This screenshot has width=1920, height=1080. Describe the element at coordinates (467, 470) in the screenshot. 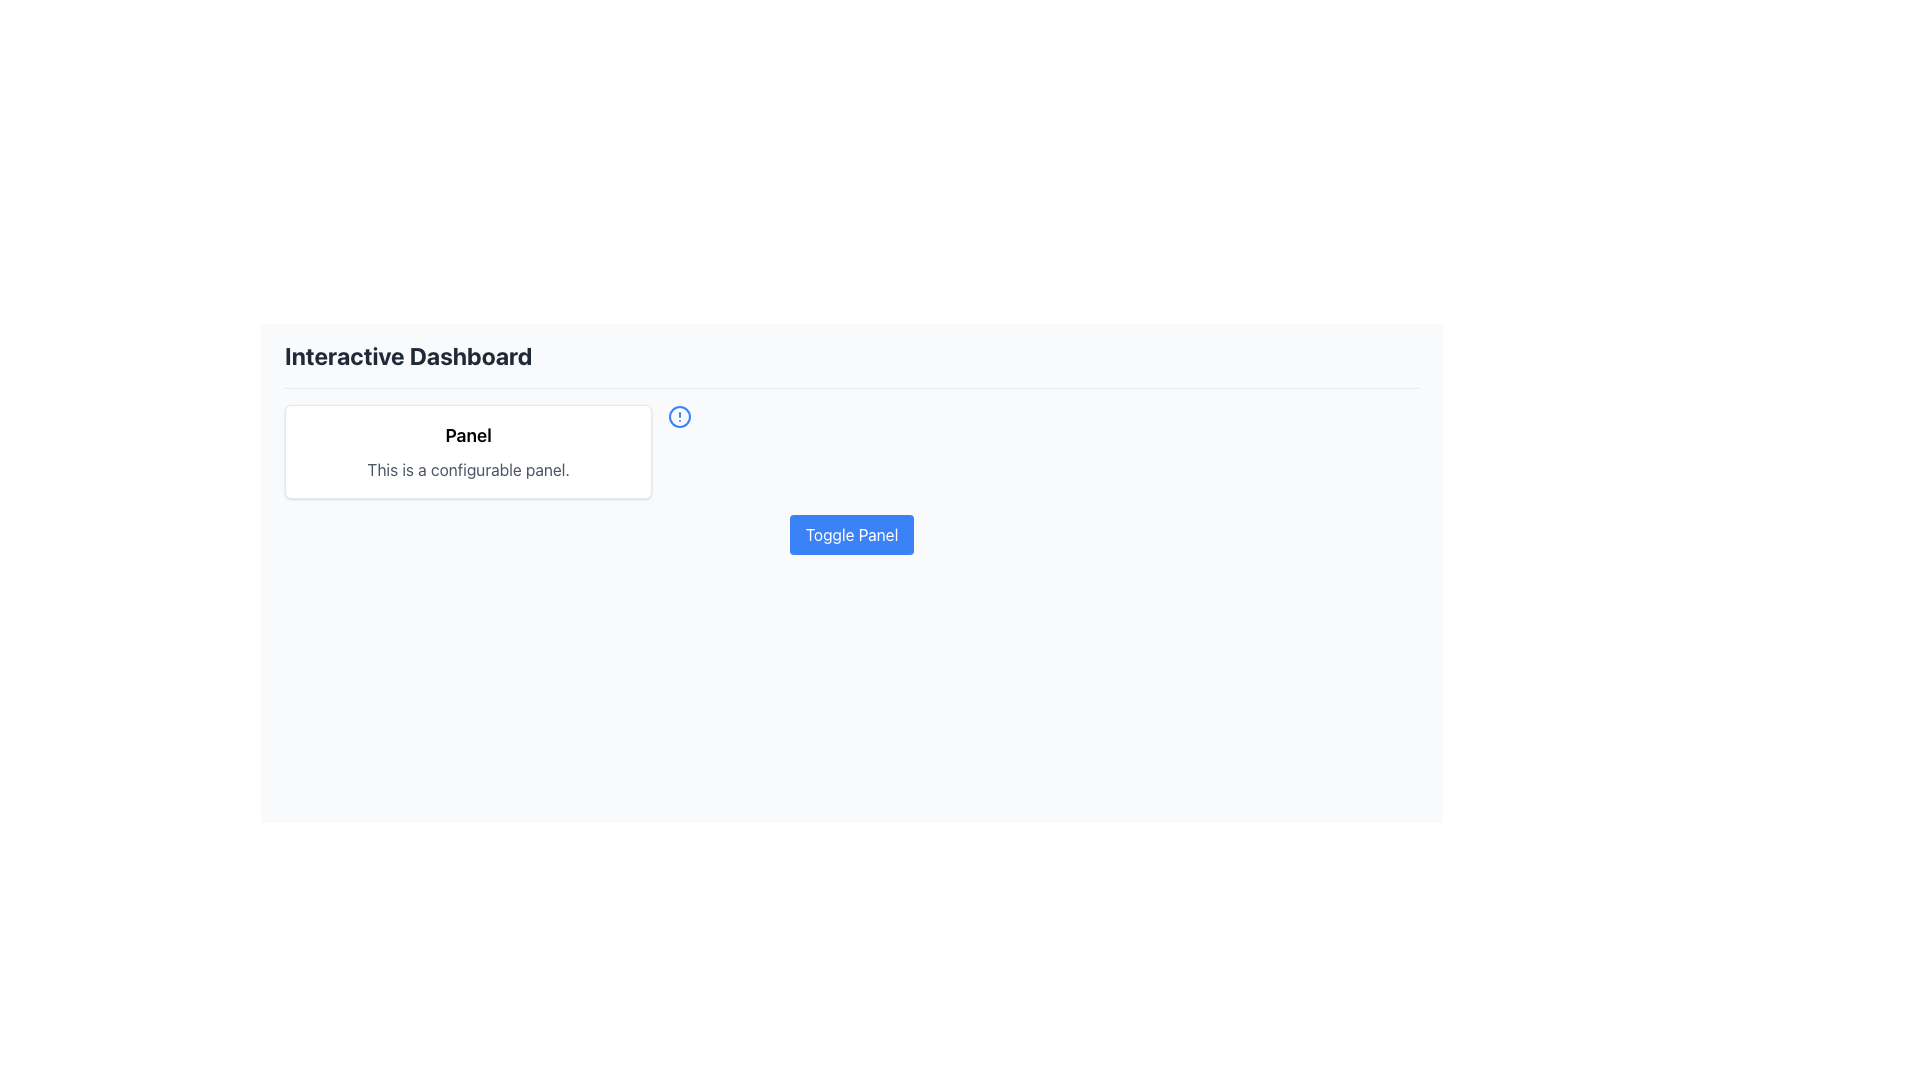

I see `the text label that reads 'This is a configurable panel.' located beneath the title 'Panel' in a bordered, shadowed panel` at that location.